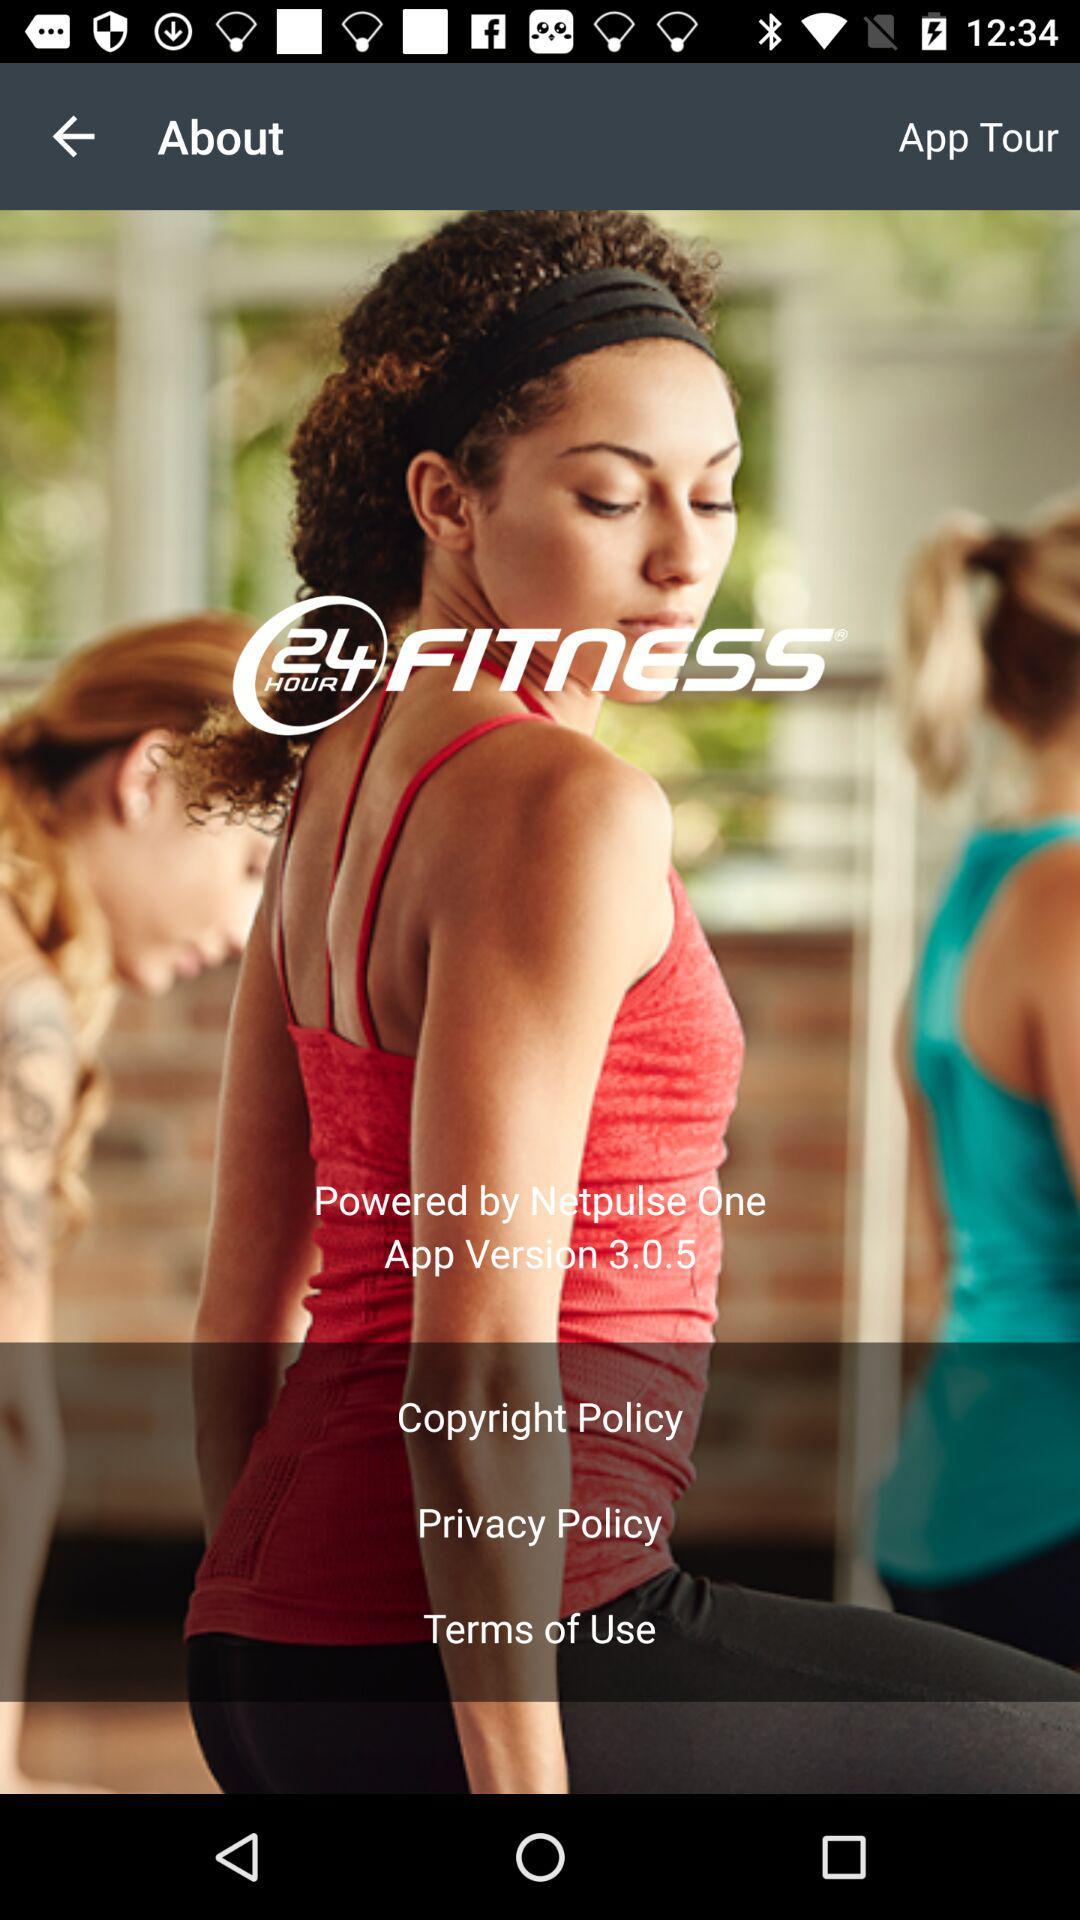  Describe the element at coordinates (538, 1521) in the screenshot. I see `the icon below the copyright policy item` at that location.